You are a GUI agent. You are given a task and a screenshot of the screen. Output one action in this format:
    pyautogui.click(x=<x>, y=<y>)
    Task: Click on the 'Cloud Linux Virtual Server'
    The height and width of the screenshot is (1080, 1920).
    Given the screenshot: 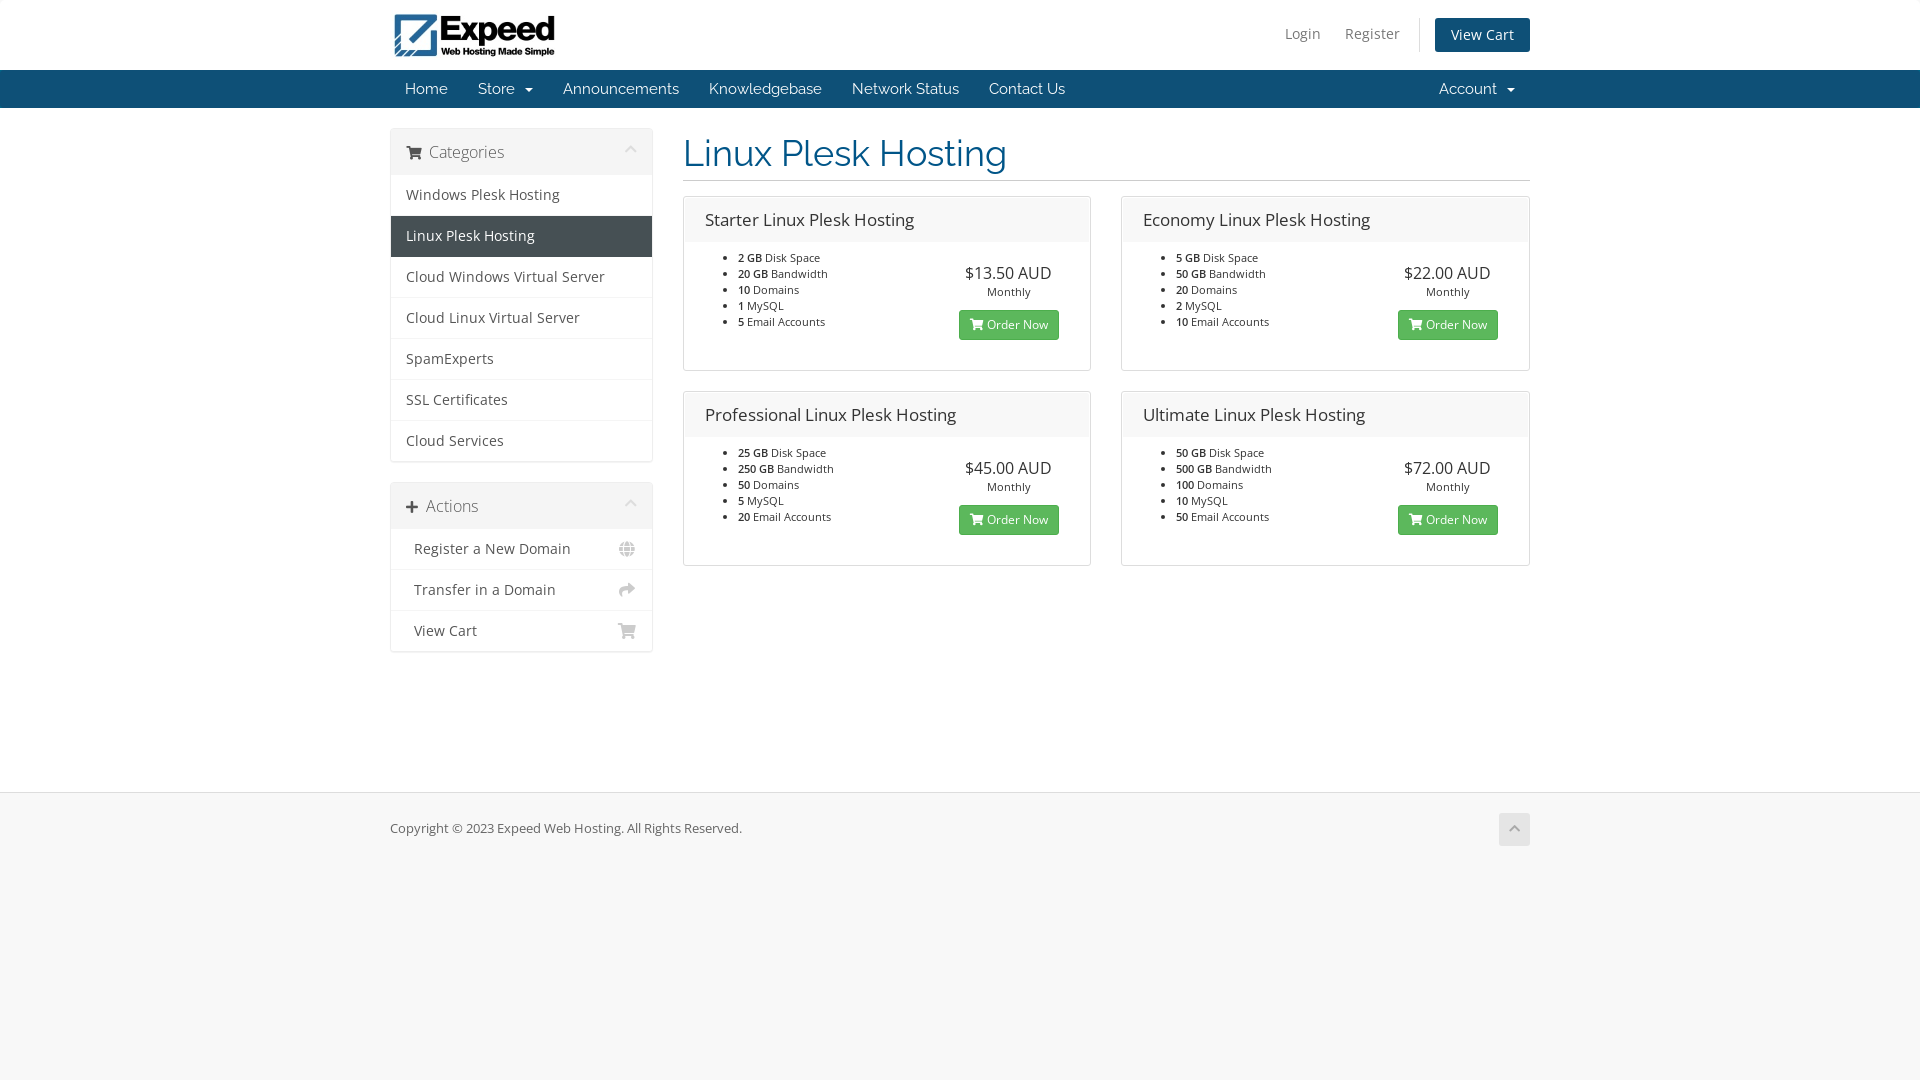 What is the action you would take?
    pyautogui.click(x=390, y=317)
    